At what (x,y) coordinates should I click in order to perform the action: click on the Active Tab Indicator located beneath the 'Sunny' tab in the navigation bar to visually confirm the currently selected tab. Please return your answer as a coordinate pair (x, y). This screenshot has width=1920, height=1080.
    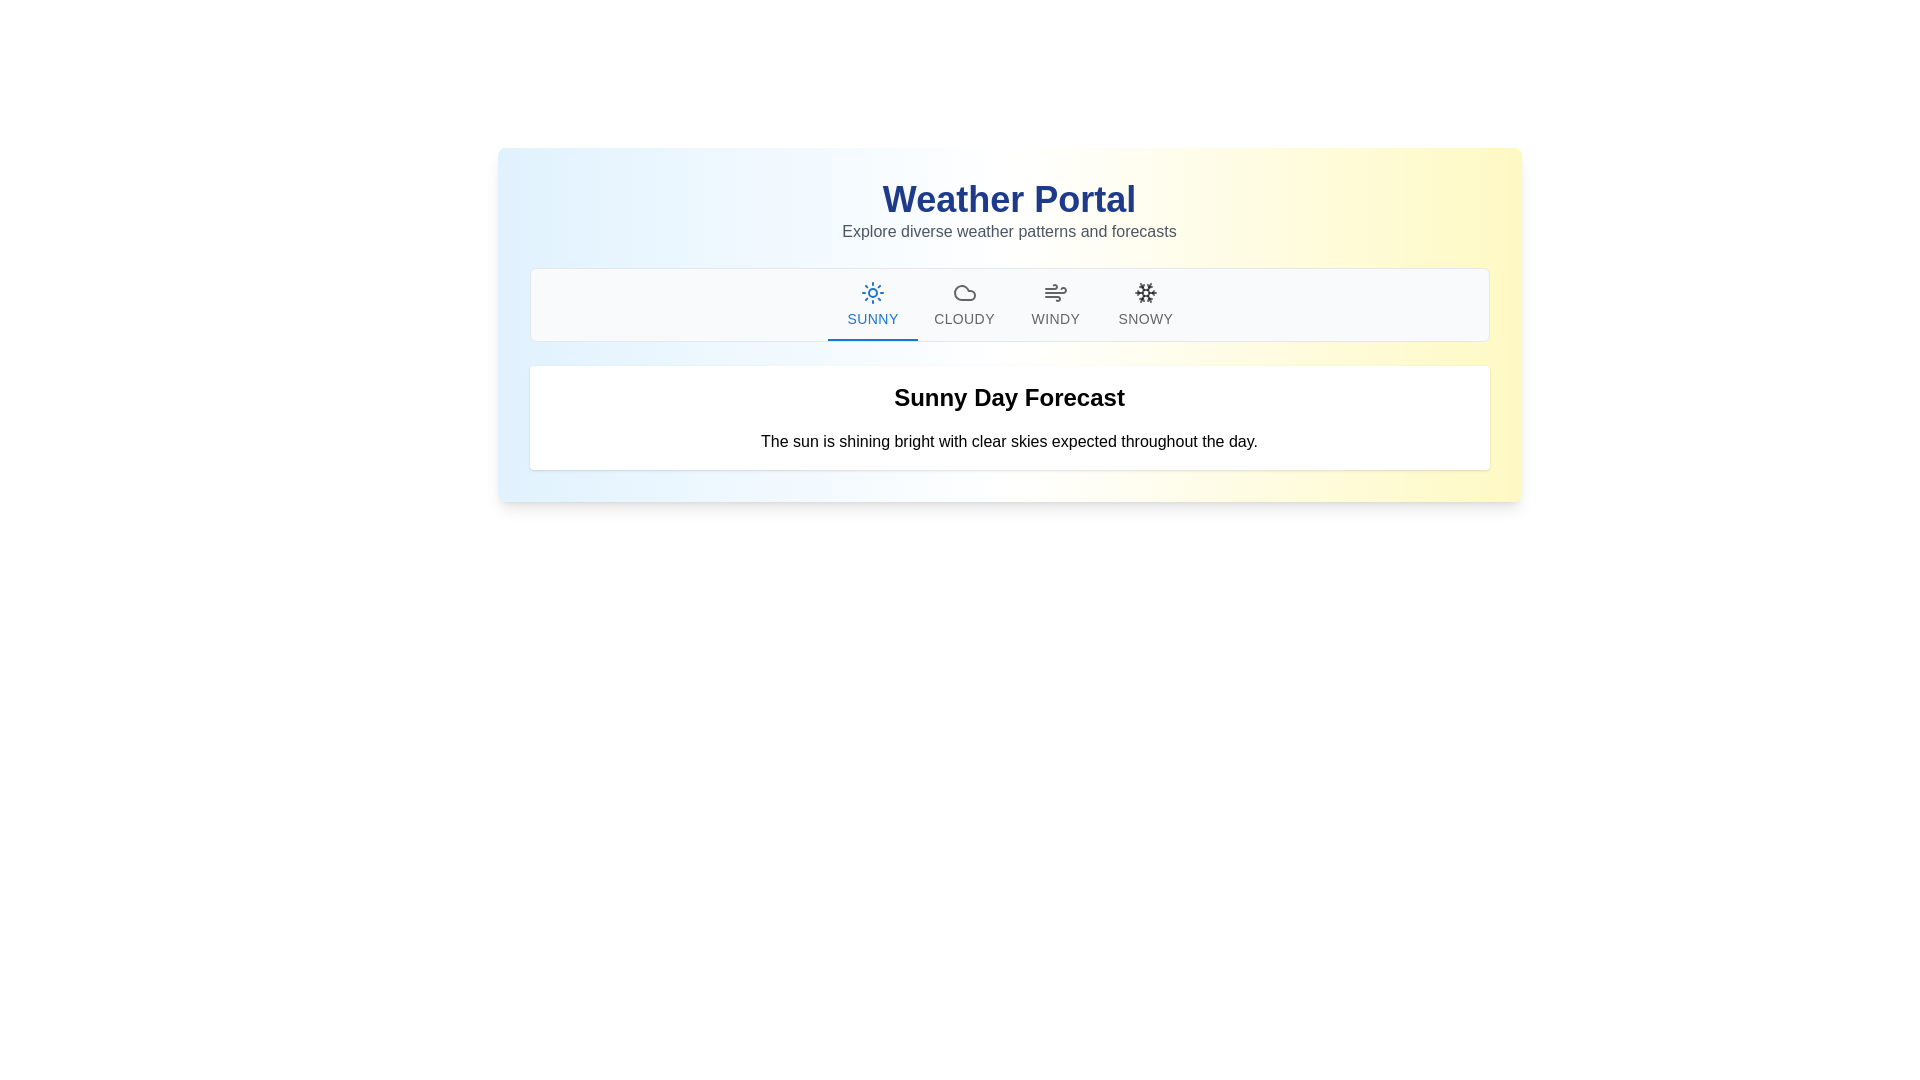
    Looking at the image, I should click on (873, 338).